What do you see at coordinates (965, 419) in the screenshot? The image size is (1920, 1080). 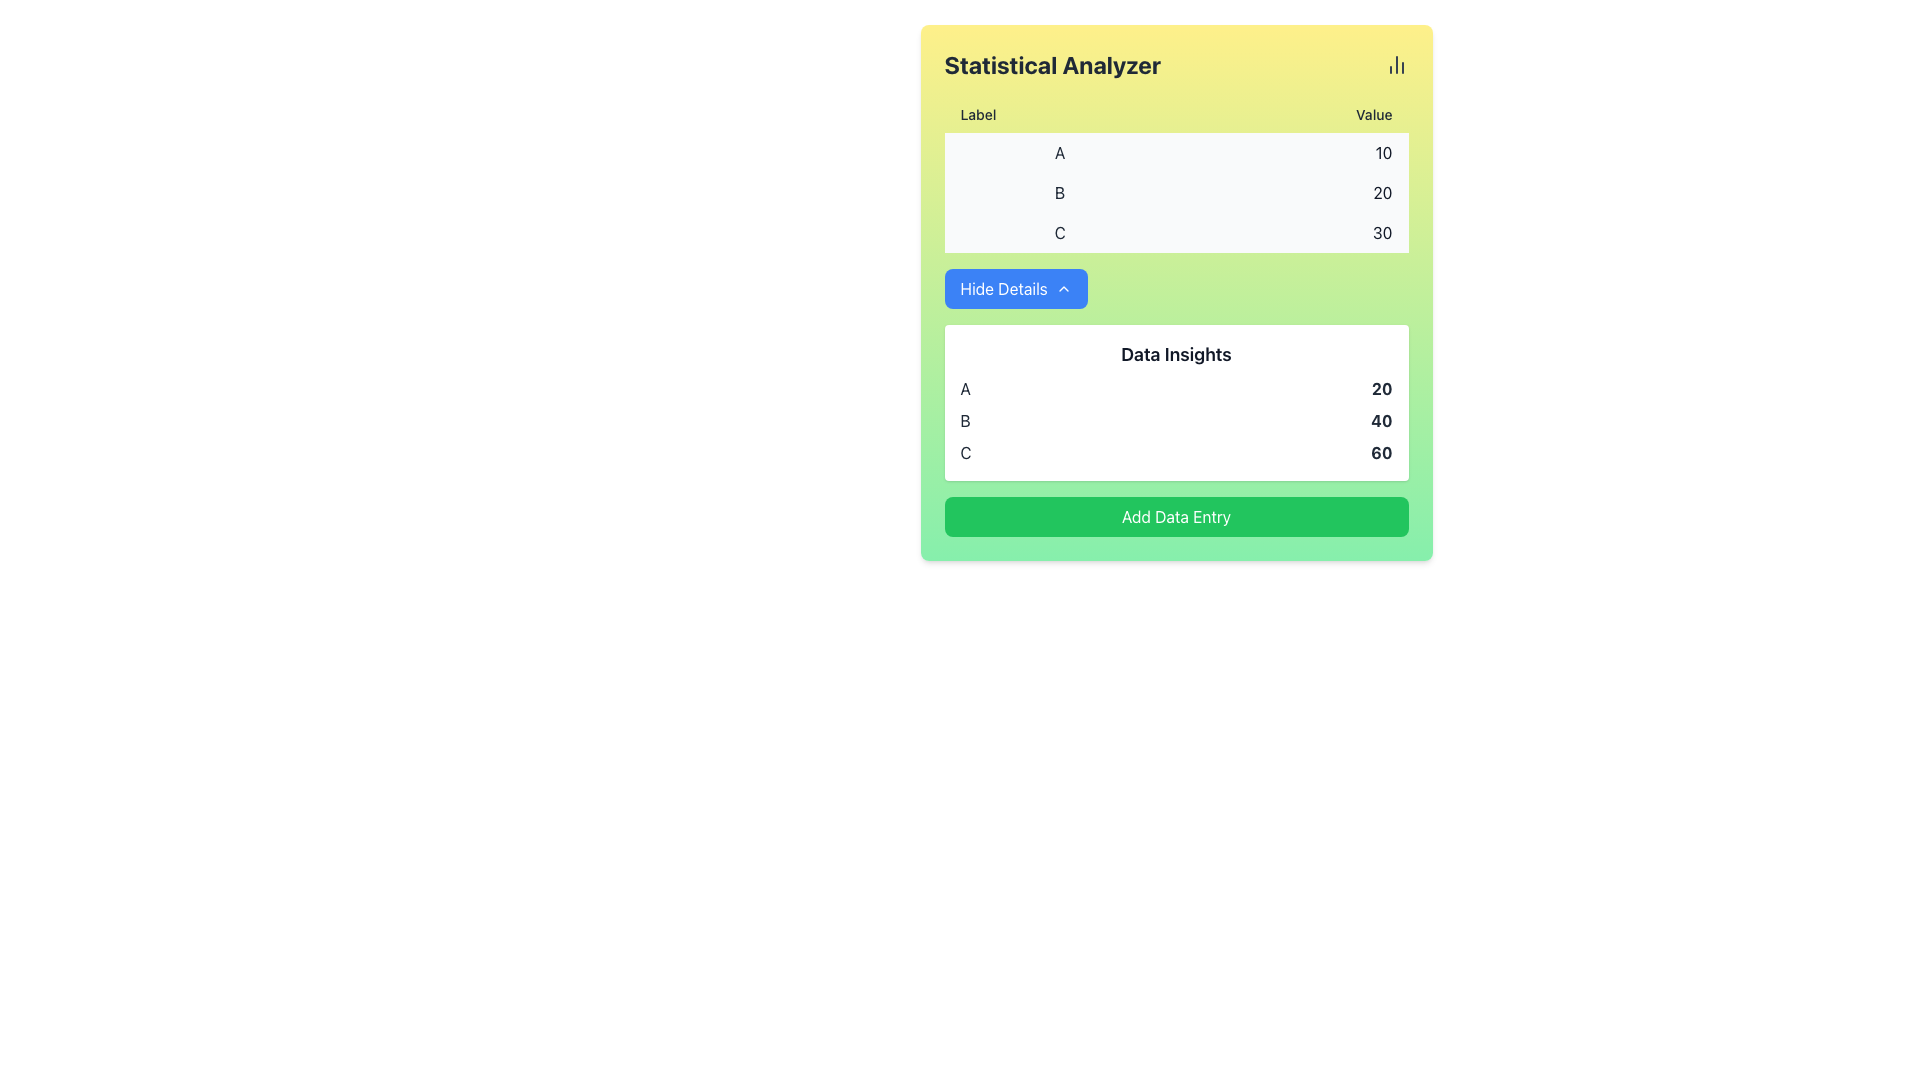 I see `the bold uppercase letter 'B' text label located in the 'Data Insights' section, positioned between 'A' and 'C' in a vertical list` at bounding box center [965, 419].